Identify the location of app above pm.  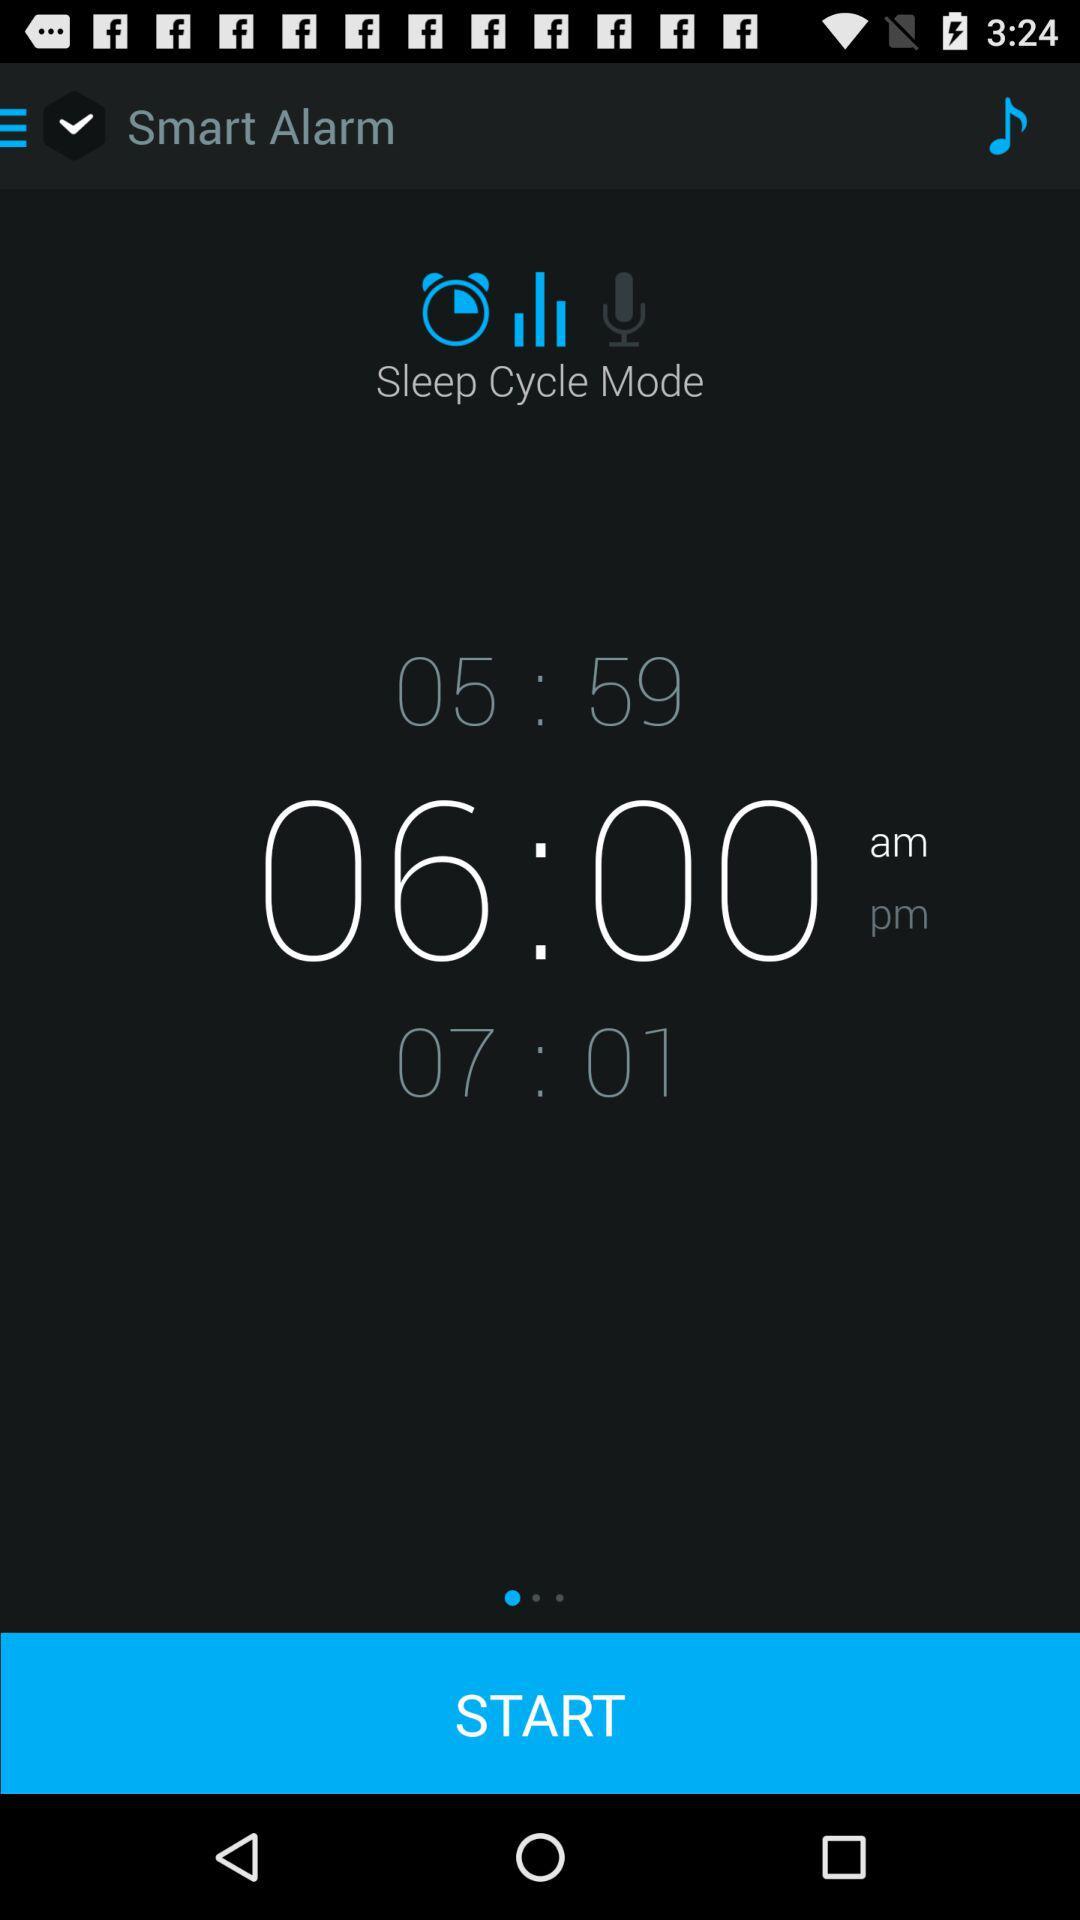
(973, 776).